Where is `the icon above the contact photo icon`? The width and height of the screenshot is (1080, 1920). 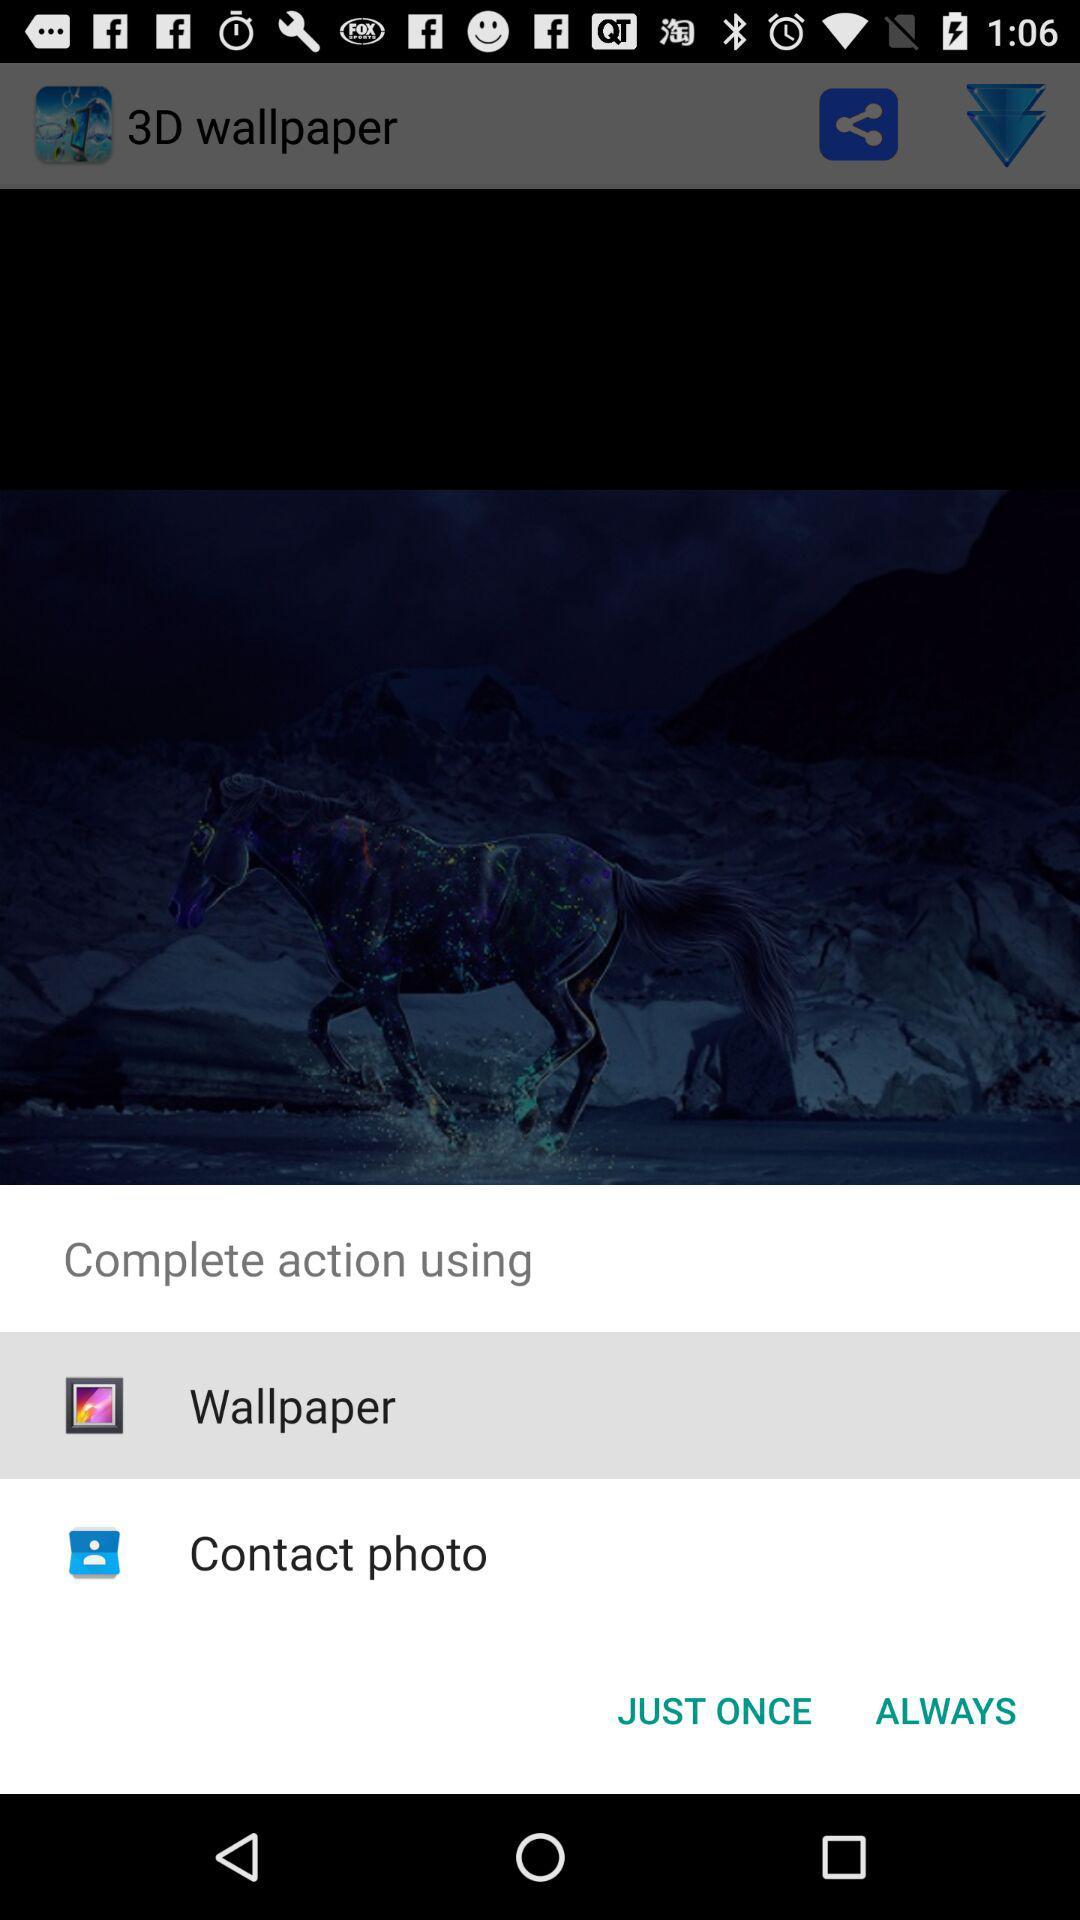
the icon above the contact photo icon is located at coordinates (292, 1404).